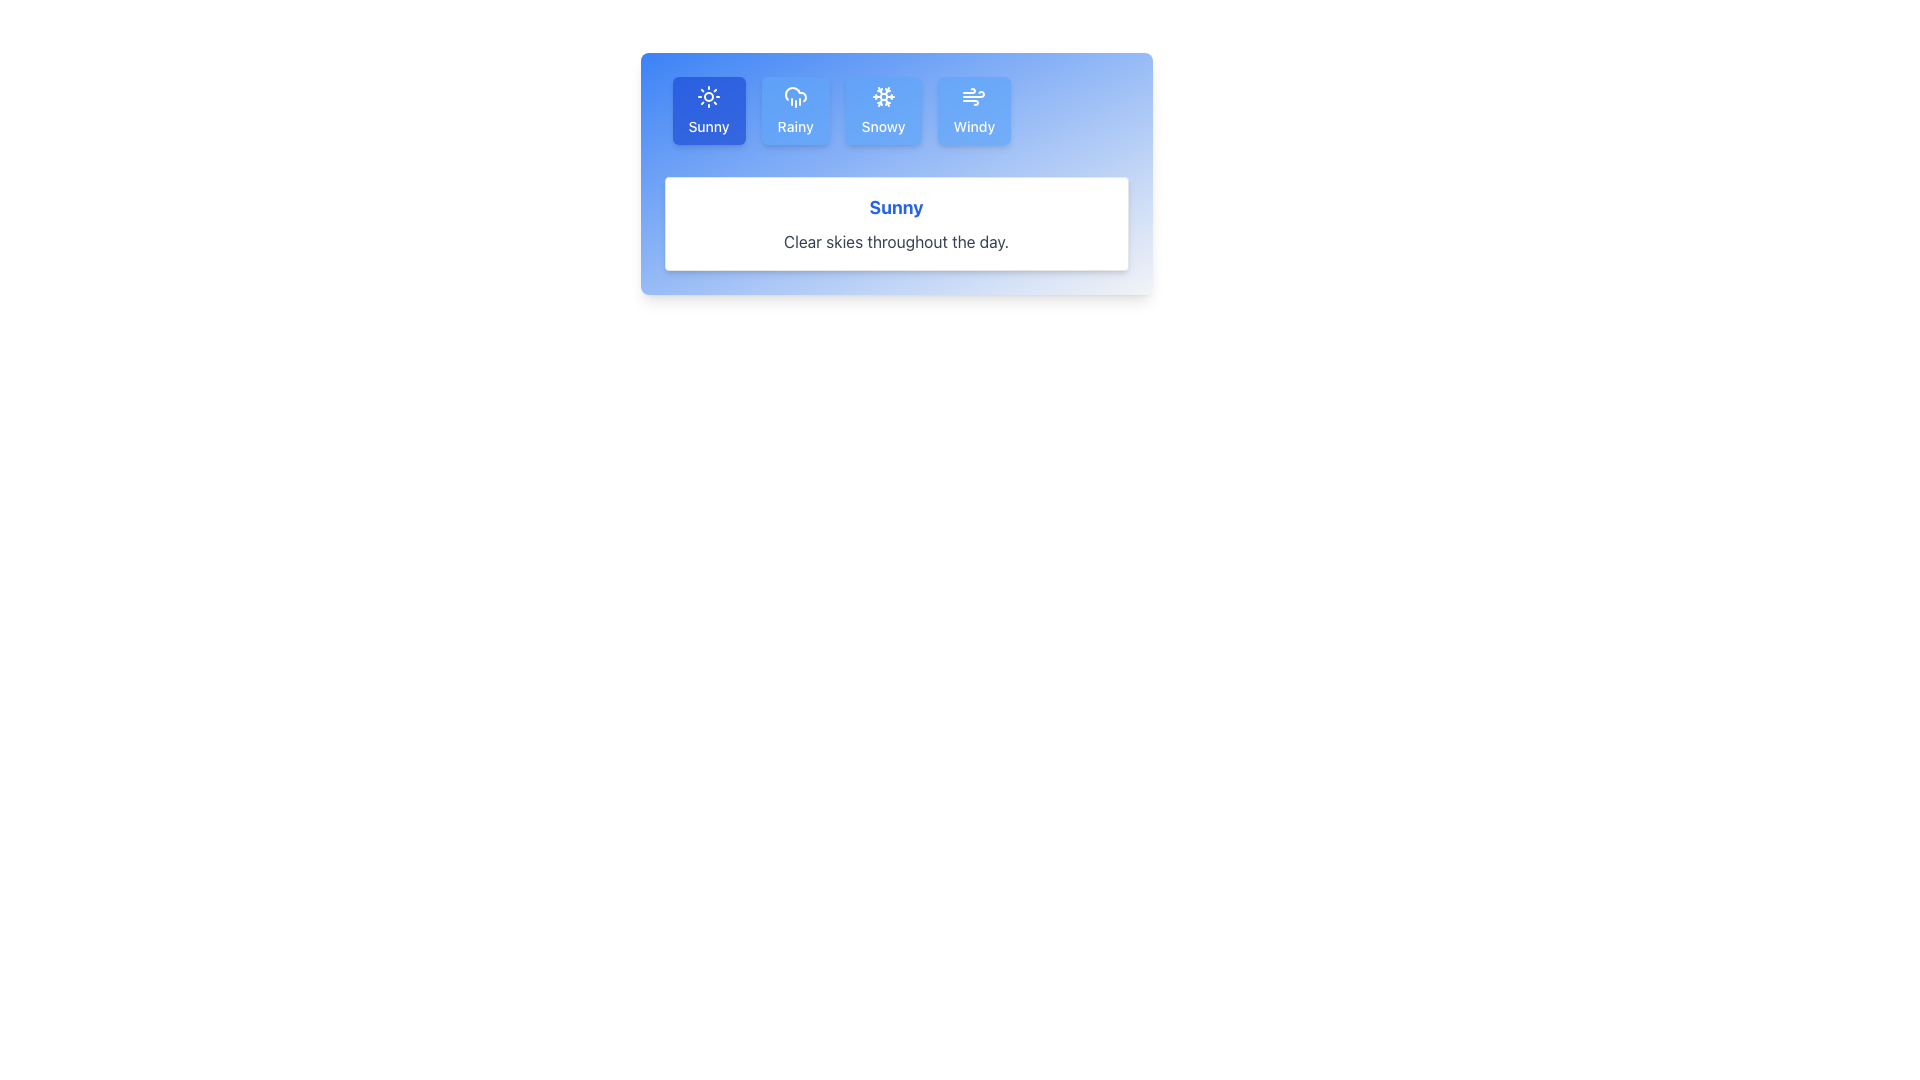 This screenshot has height=1080, width=1920. What do you see at coordinates (895, 223) in the screenshot?
I see `displayed information from the Information display panel with a bold blue title 'Sunny' and a gray subtitle 'Clear skies throughout the day.'` at bounding box center [895, 223].